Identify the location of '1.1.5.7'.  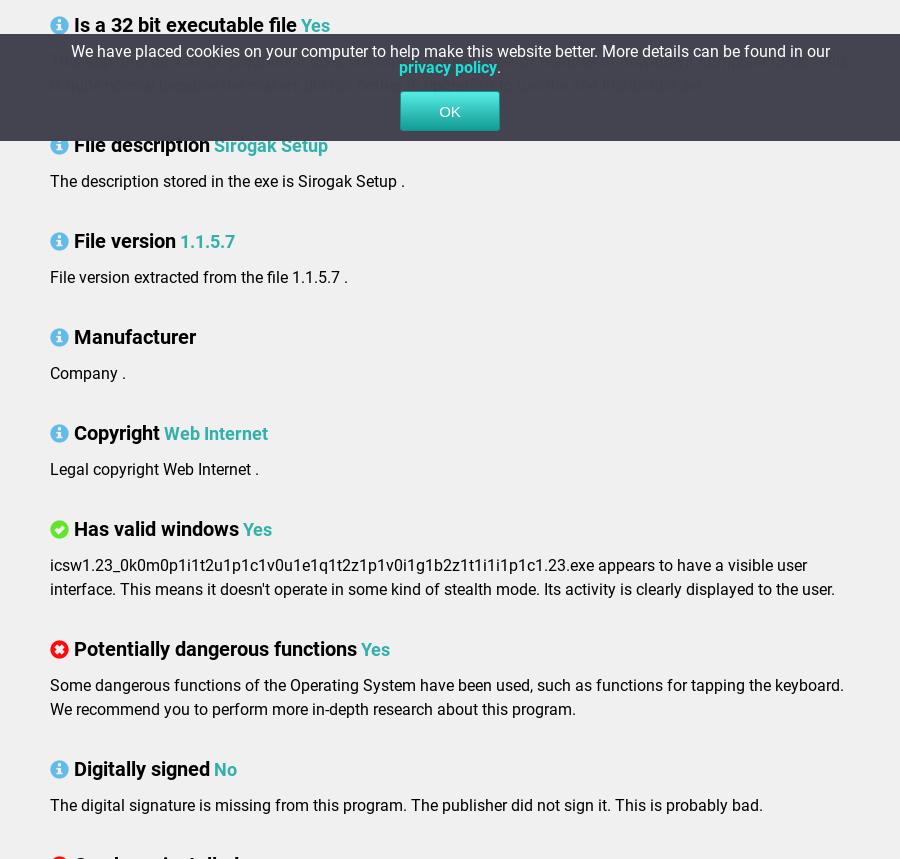
(207, 240).